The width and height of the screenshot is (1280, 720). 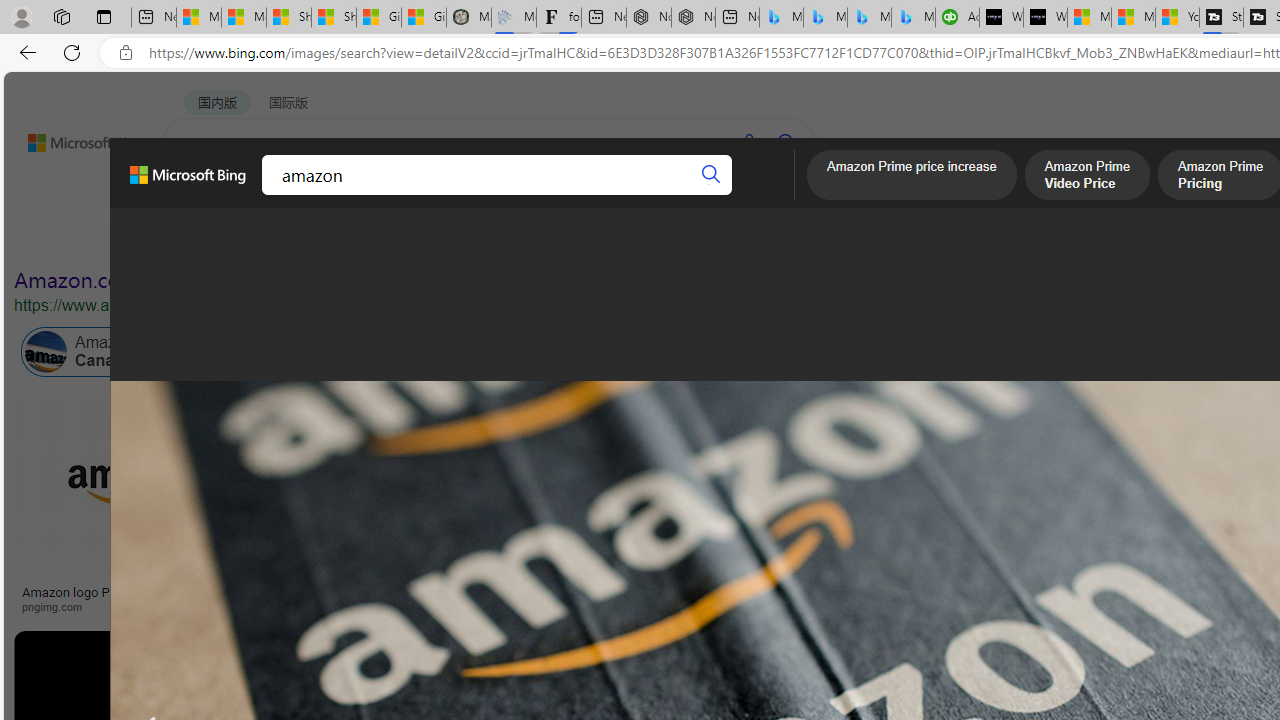 What do you see at coordinates (548, 195) in the screenshot?
I see `'ACADEMIC'` at bounding box center [548, 195].